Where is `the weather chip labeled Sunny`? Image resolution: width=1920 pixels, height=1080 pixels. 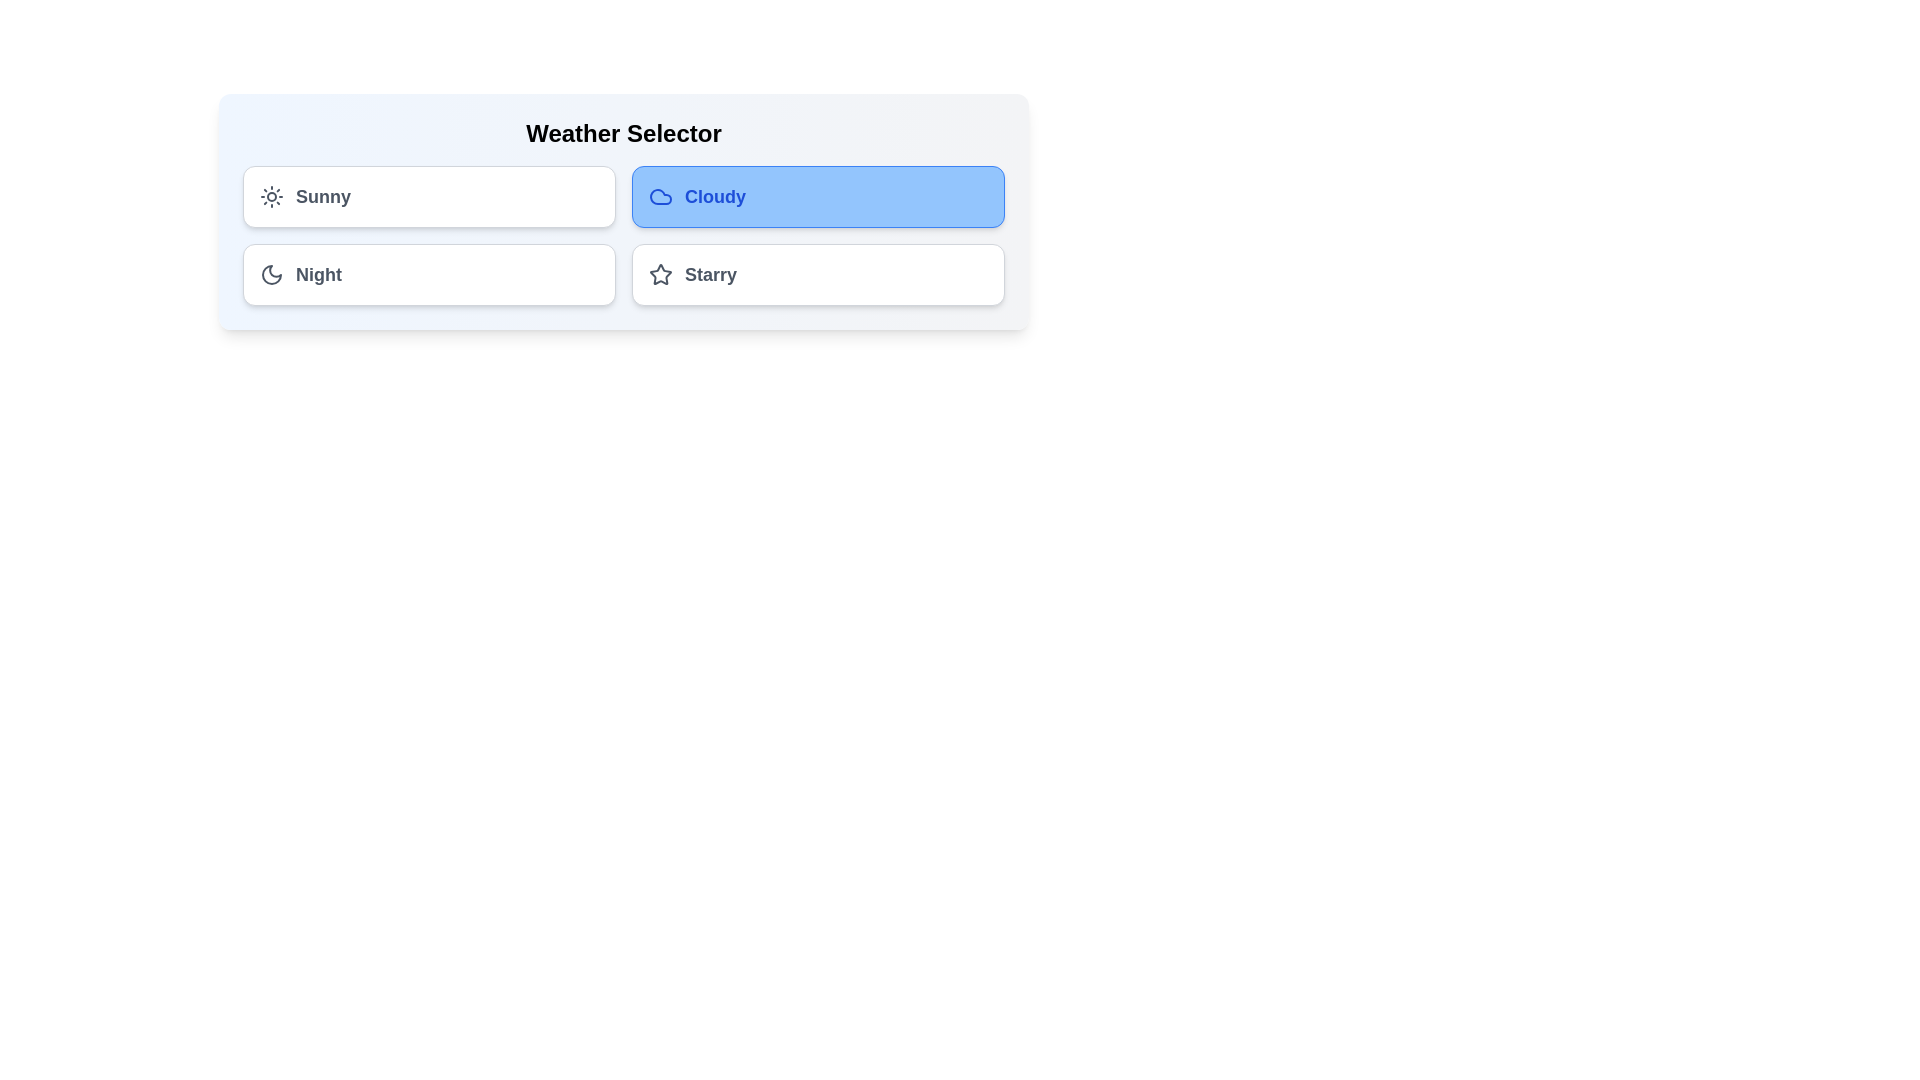
the weather chip labeled Sunny is located at coordinates (428, 196).